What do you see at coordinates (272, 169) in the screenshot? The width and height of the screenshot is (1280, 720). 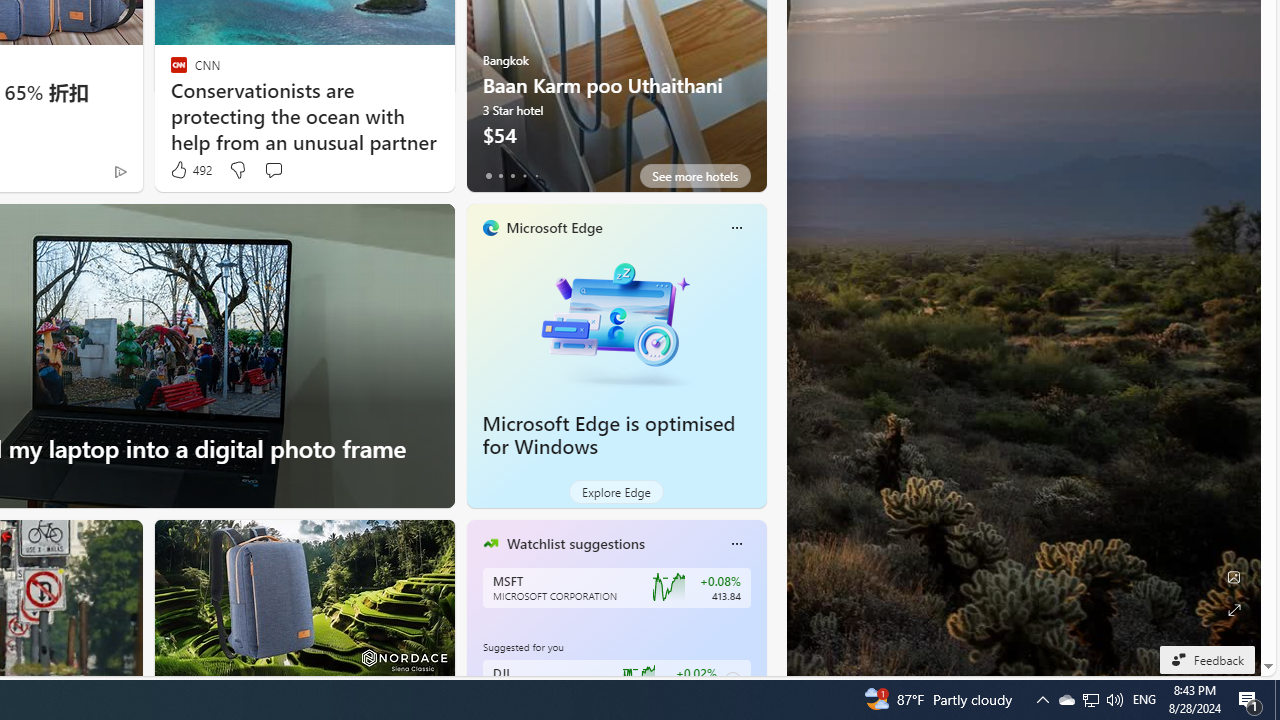 I see `'Start the conversation'` at bounding box center [272, 169].